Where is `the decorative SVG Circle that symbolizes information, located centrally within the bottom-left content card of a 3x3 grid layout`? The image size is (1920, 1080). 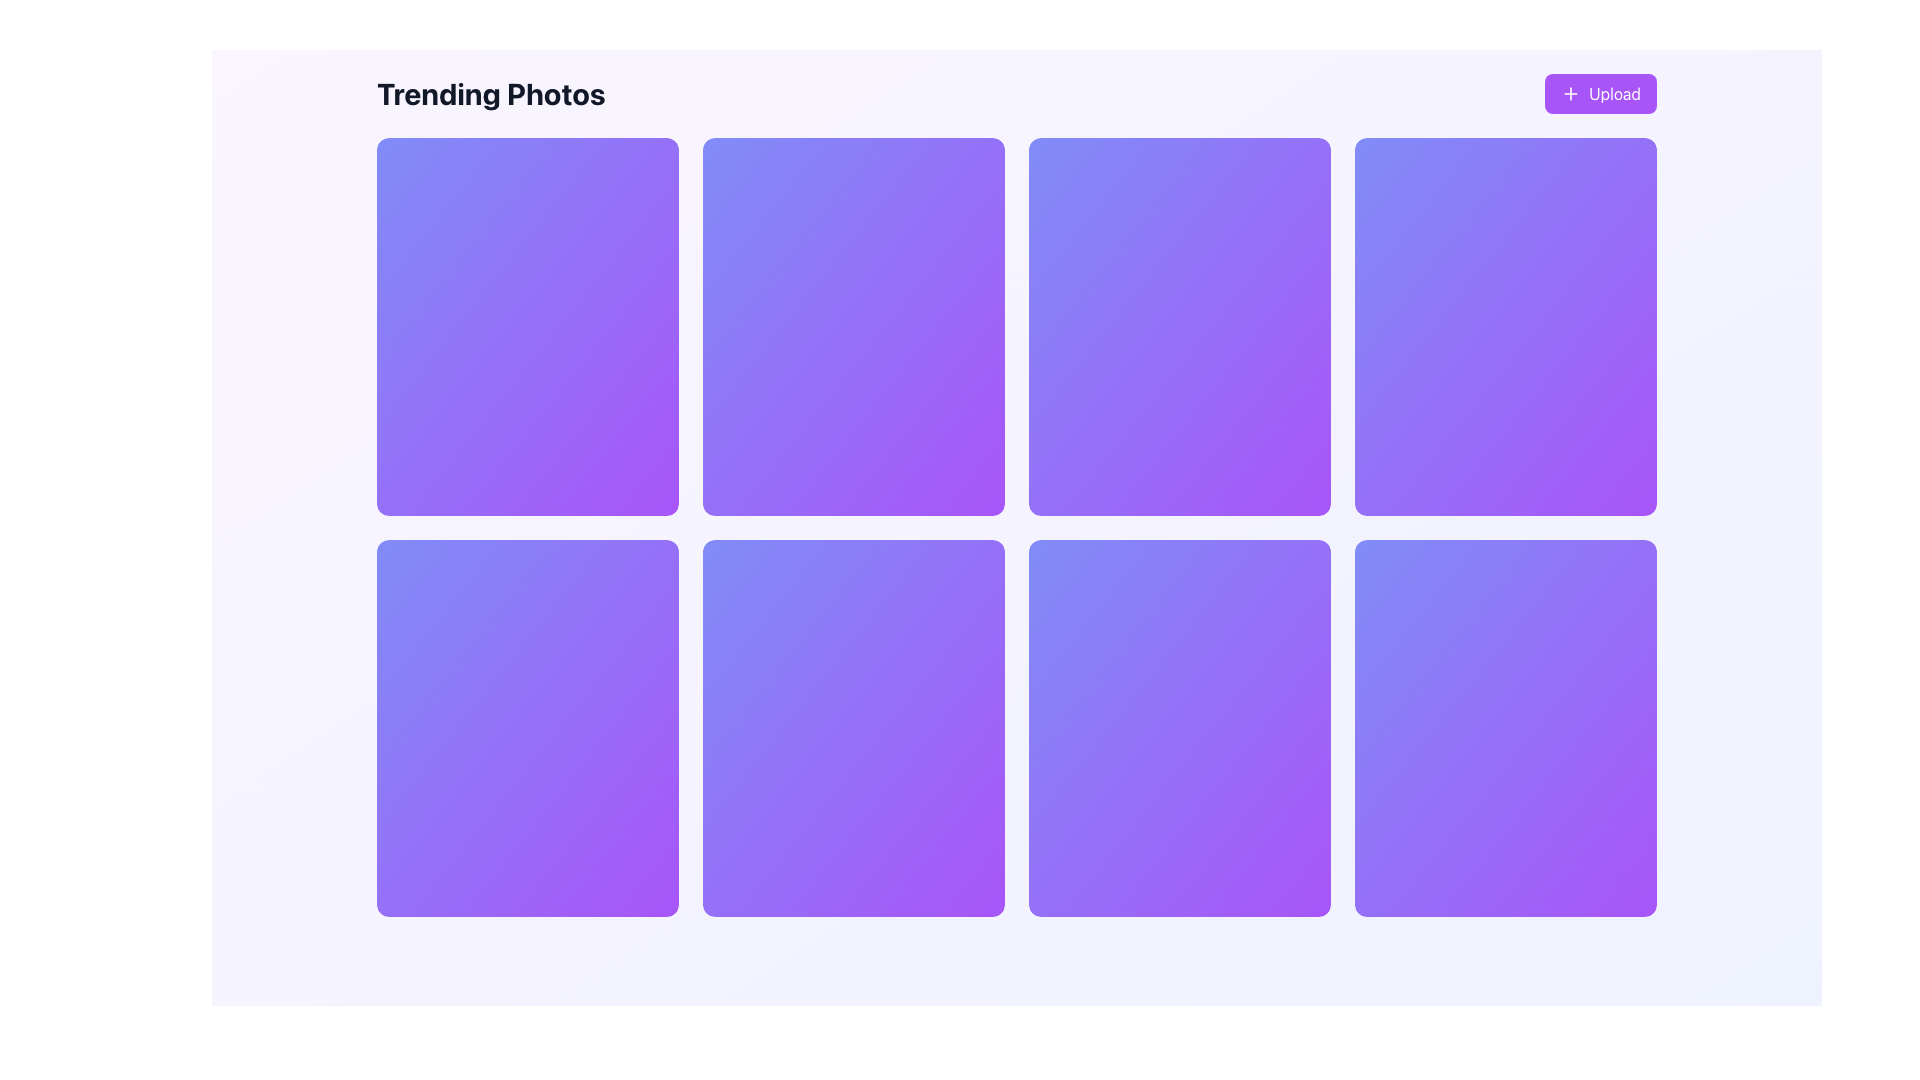 the decorative SVG Circle that symbolizes information, located centrally within the bottom-left content card of a 3x3 grid layout is located at coordinates (647, 571).